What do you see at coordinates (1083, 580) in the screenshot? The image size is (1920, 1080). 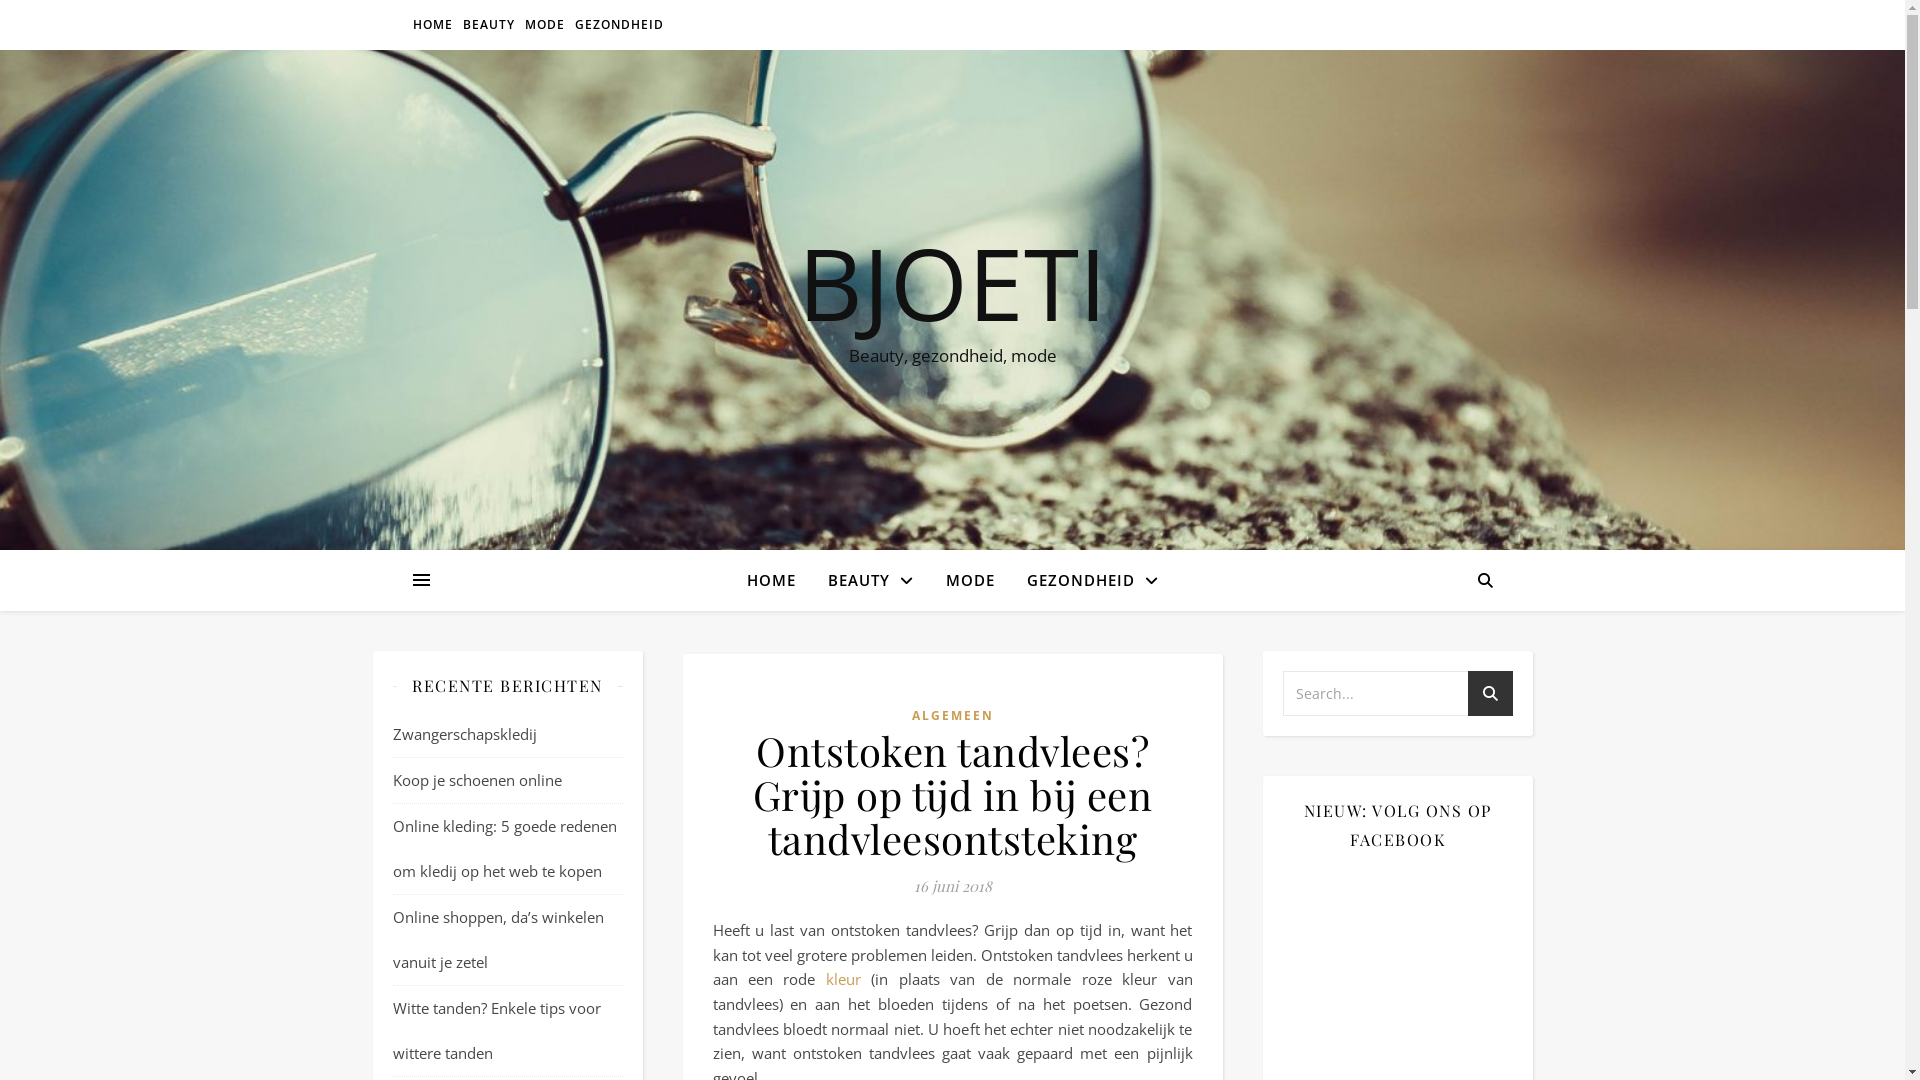 I see `'GEZONDHEID'` at bounding box center [1083, 580].